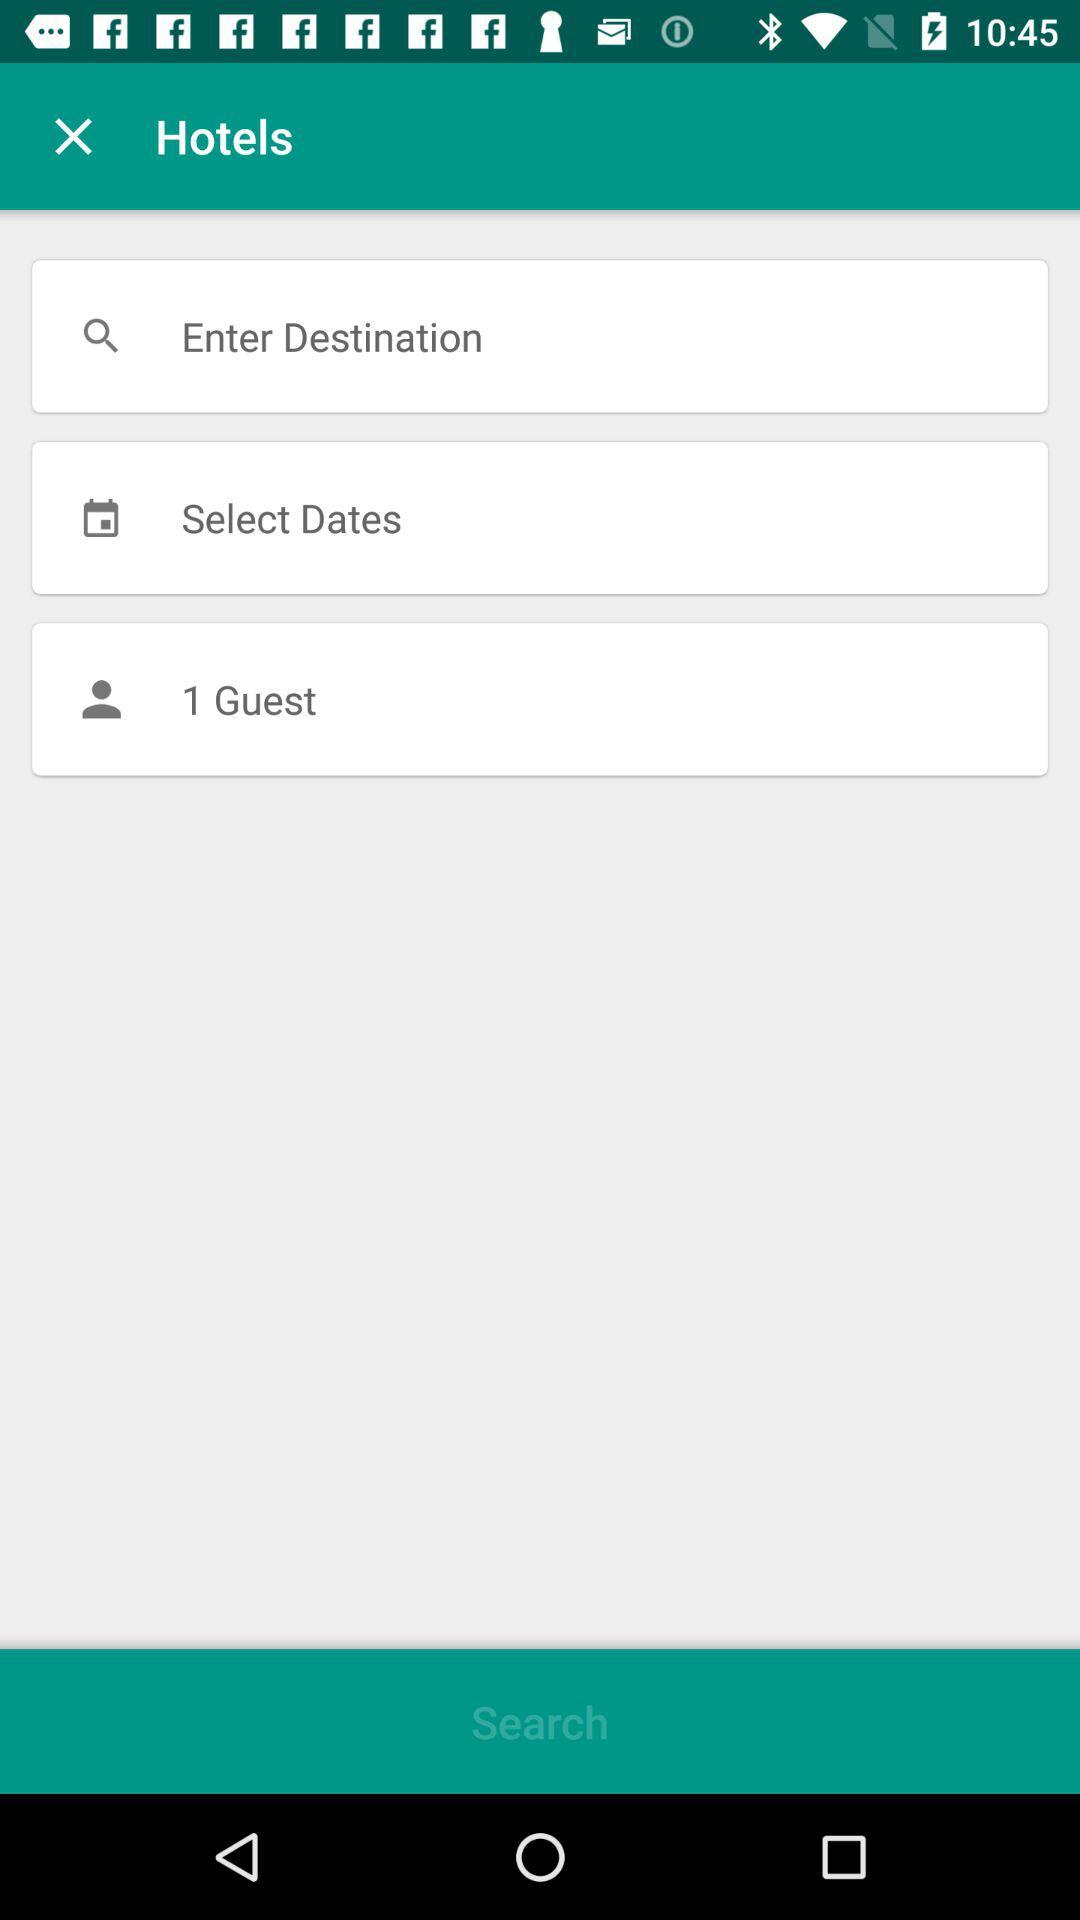 Image resolution: width=1080 pixels, height=1920 pixels. I want to click on the icon above 1 guest item, so click(540, 517).